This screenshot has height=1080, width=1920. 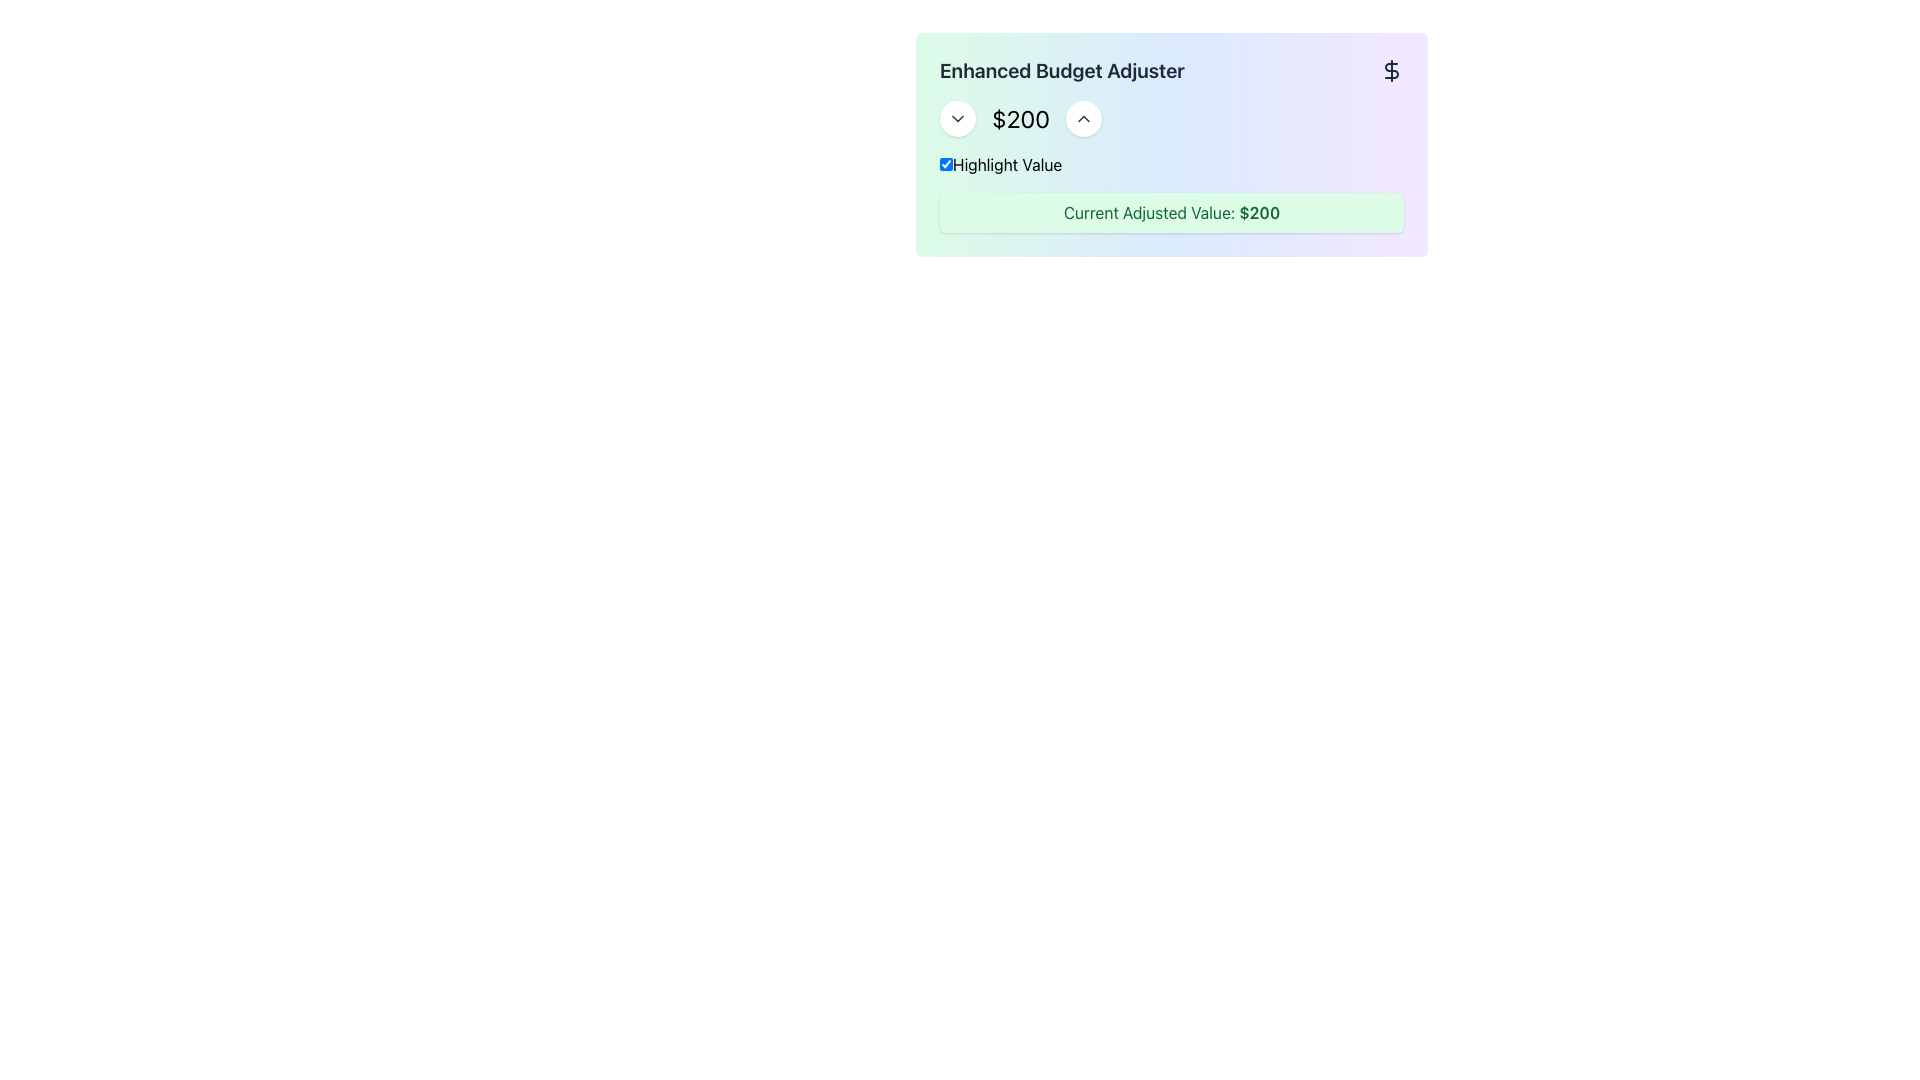 I want to click on the chevron-shaped up arrow icon for upward navigation located in the circular button to the immediate right of the '$200' text within the 'Enhanced Budget Adjuster' box to increment the value, so click(x=1083, y=119).